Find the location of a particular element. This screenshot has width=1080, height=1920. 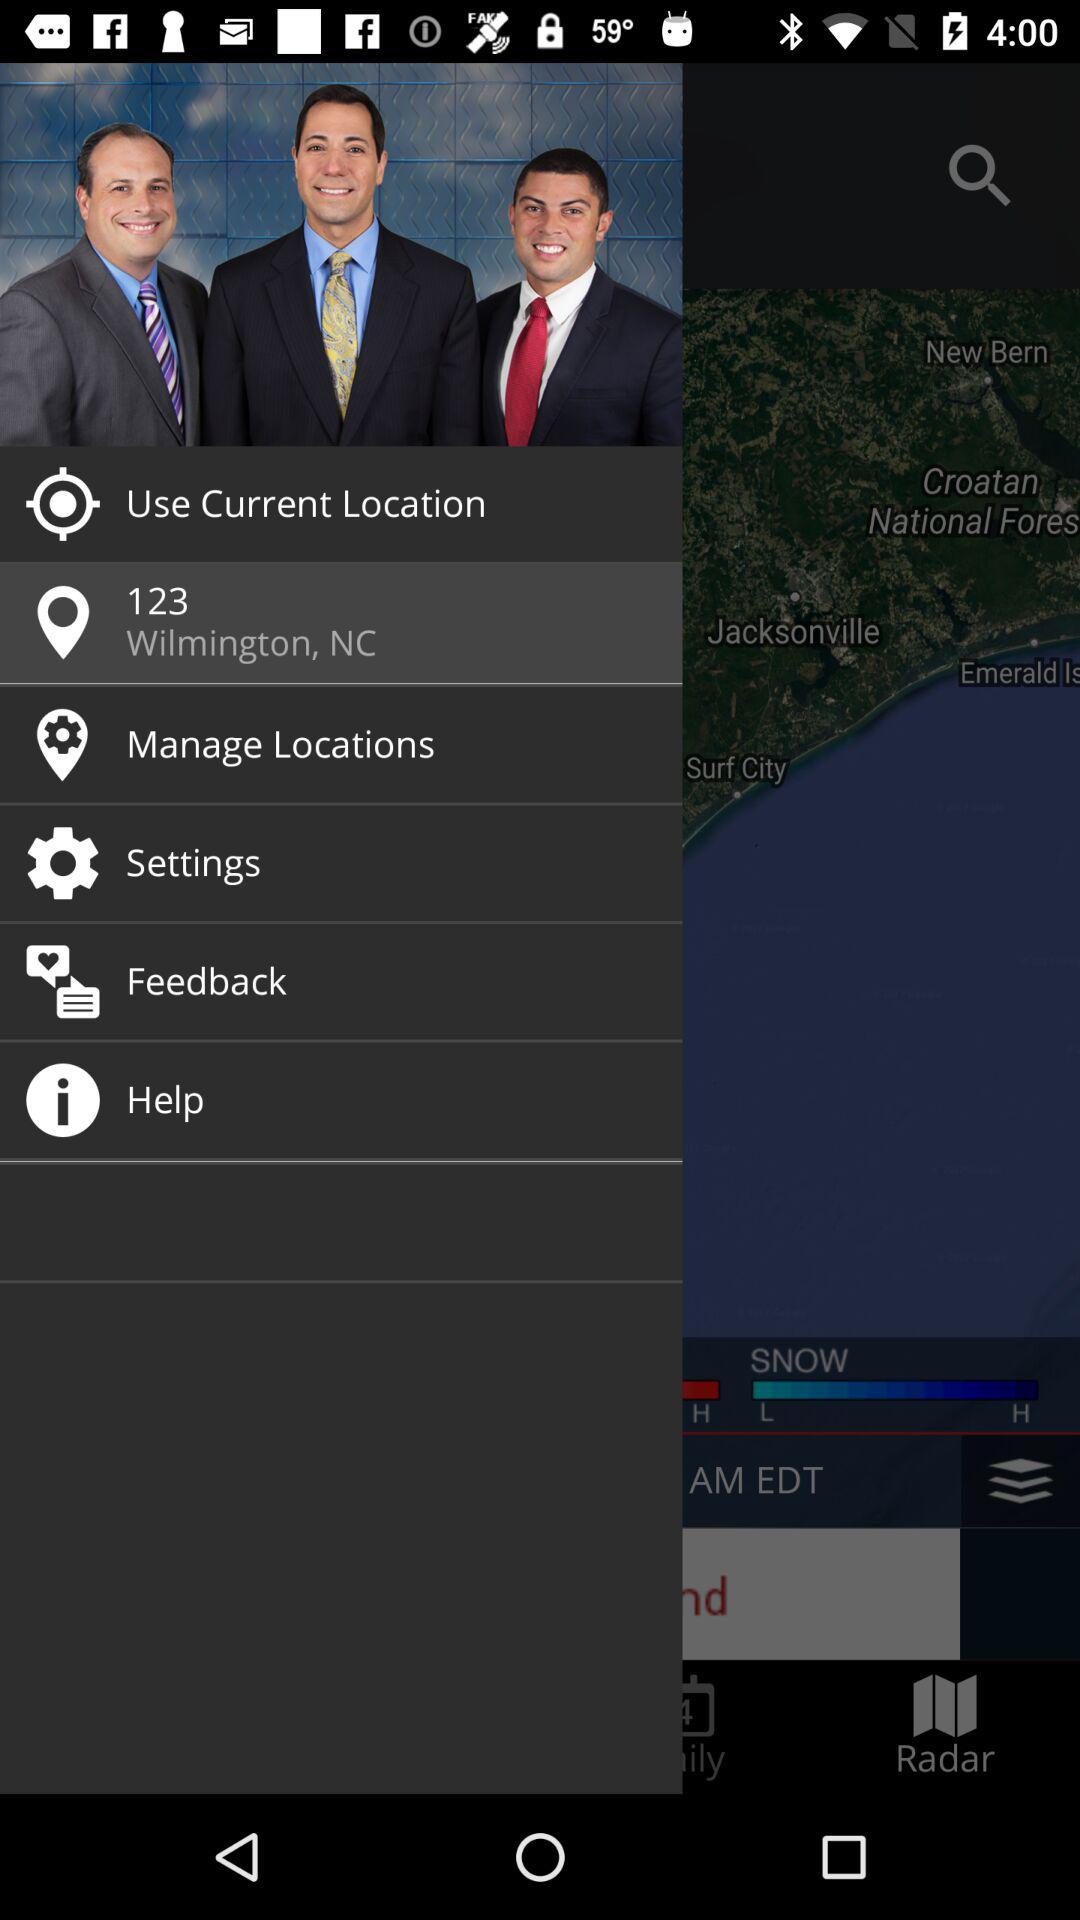

the layers icon is located at coordinates (1020, 1480).